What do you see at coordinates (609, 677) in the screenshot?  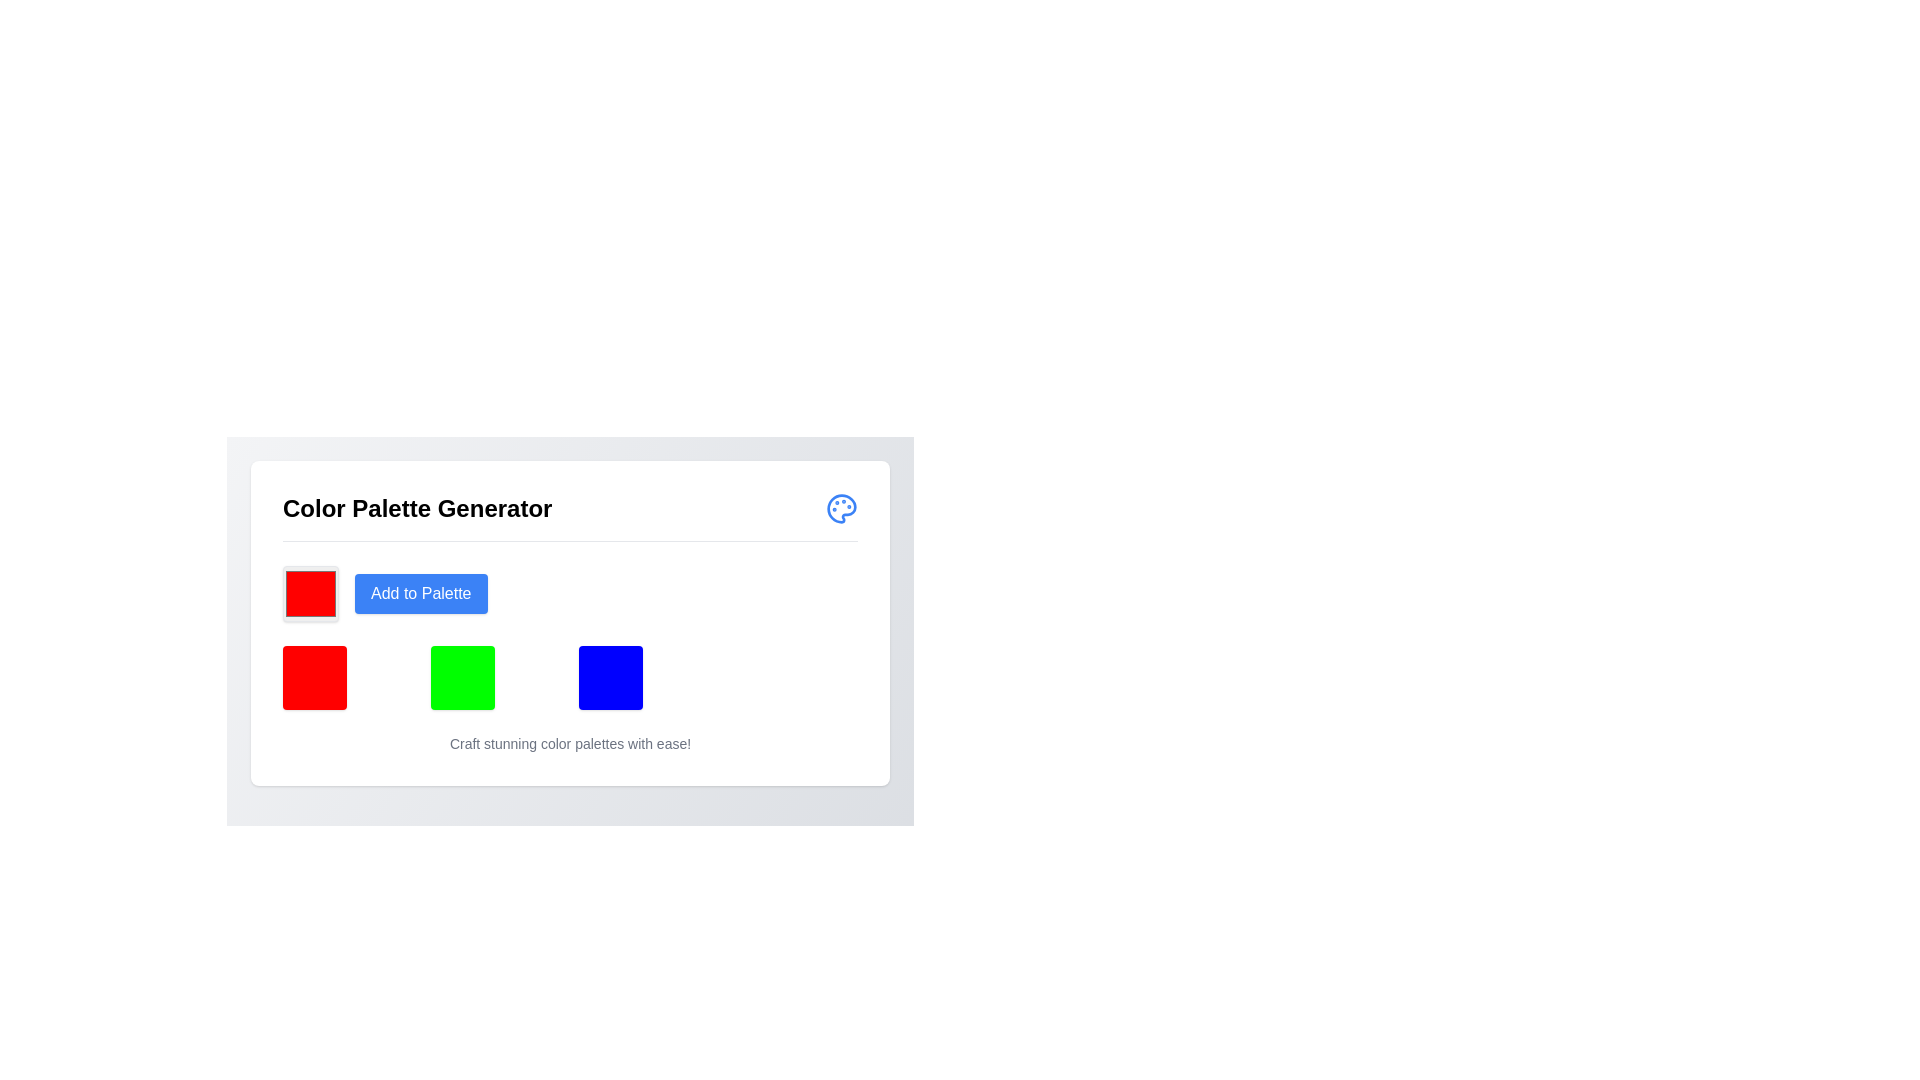 I see `the blue color block in the palette generator` at bounding box center [609, 677].